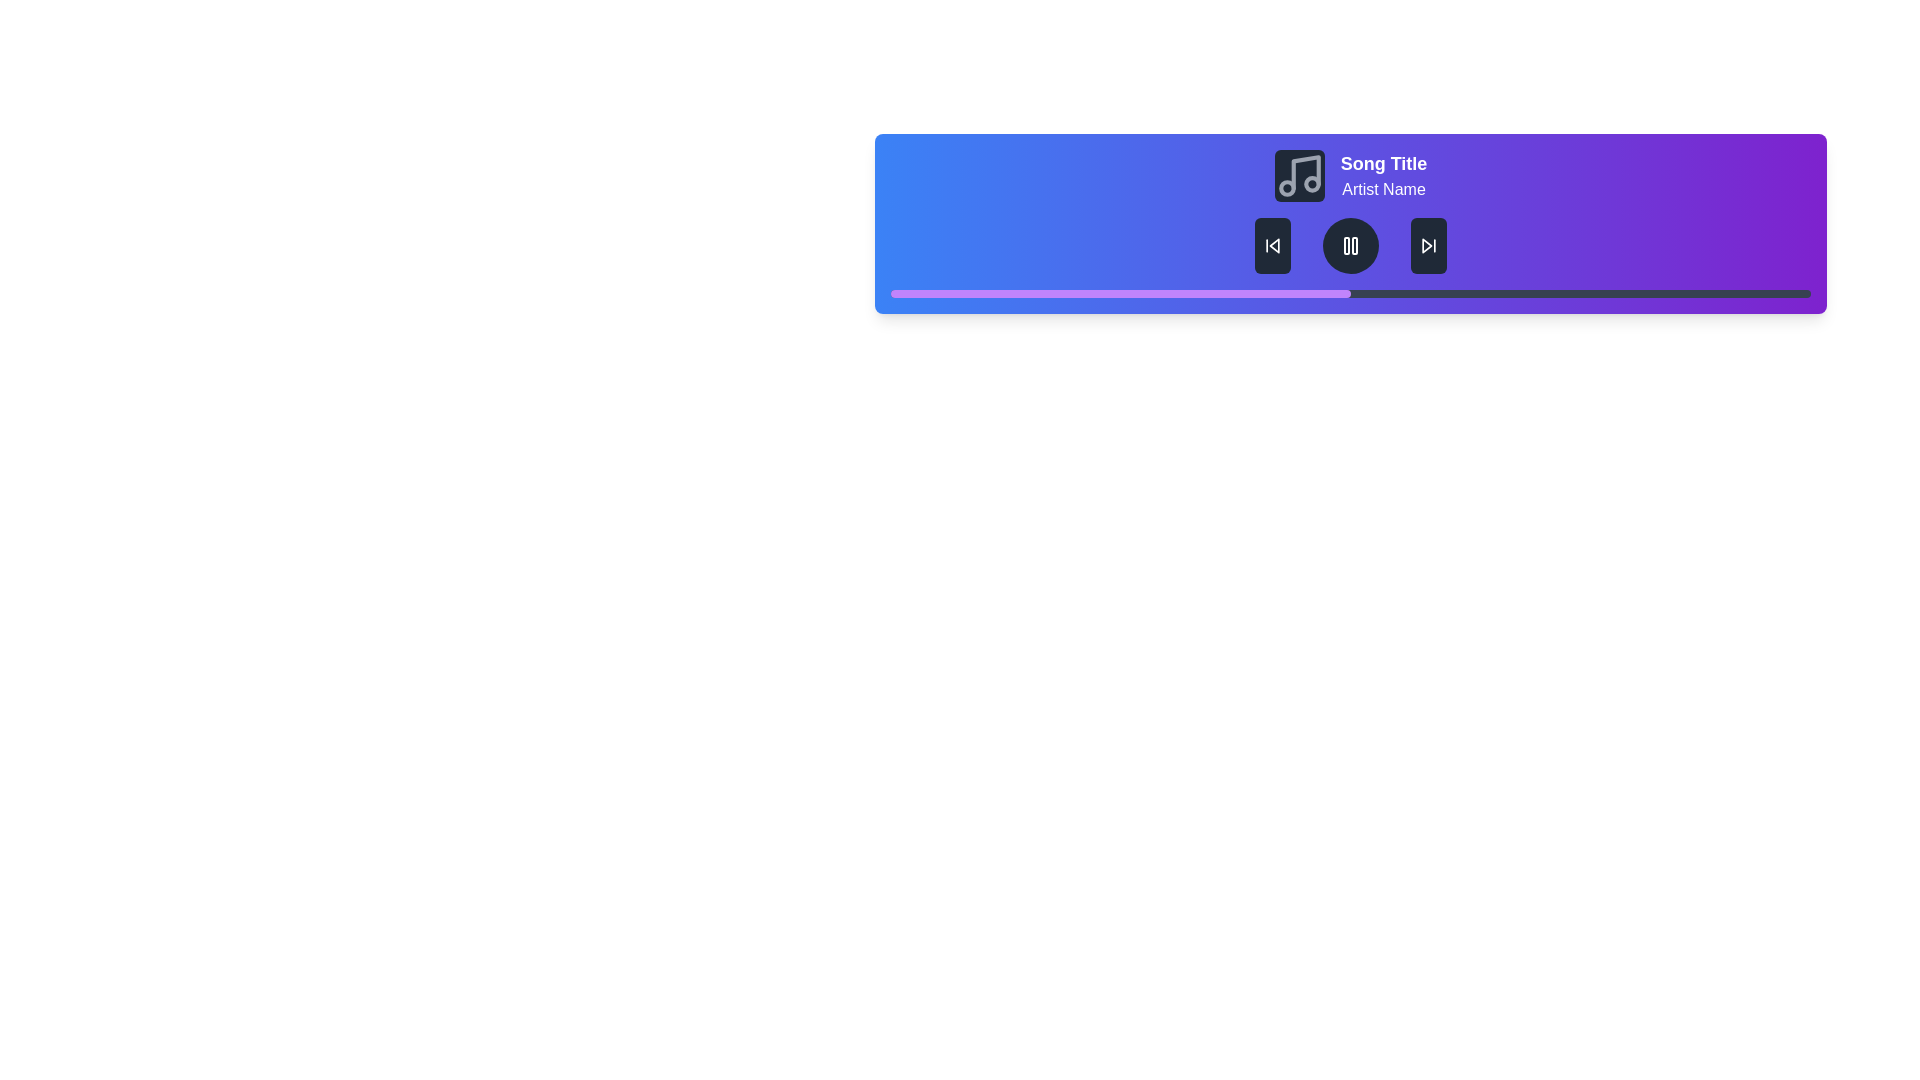 This screenshot has height=1080, width=1920. What do you see at coordinates (1271, 245) in the screenshot?
I see `the skip back button in the audio player interface` at bounding box center [1271, 245].